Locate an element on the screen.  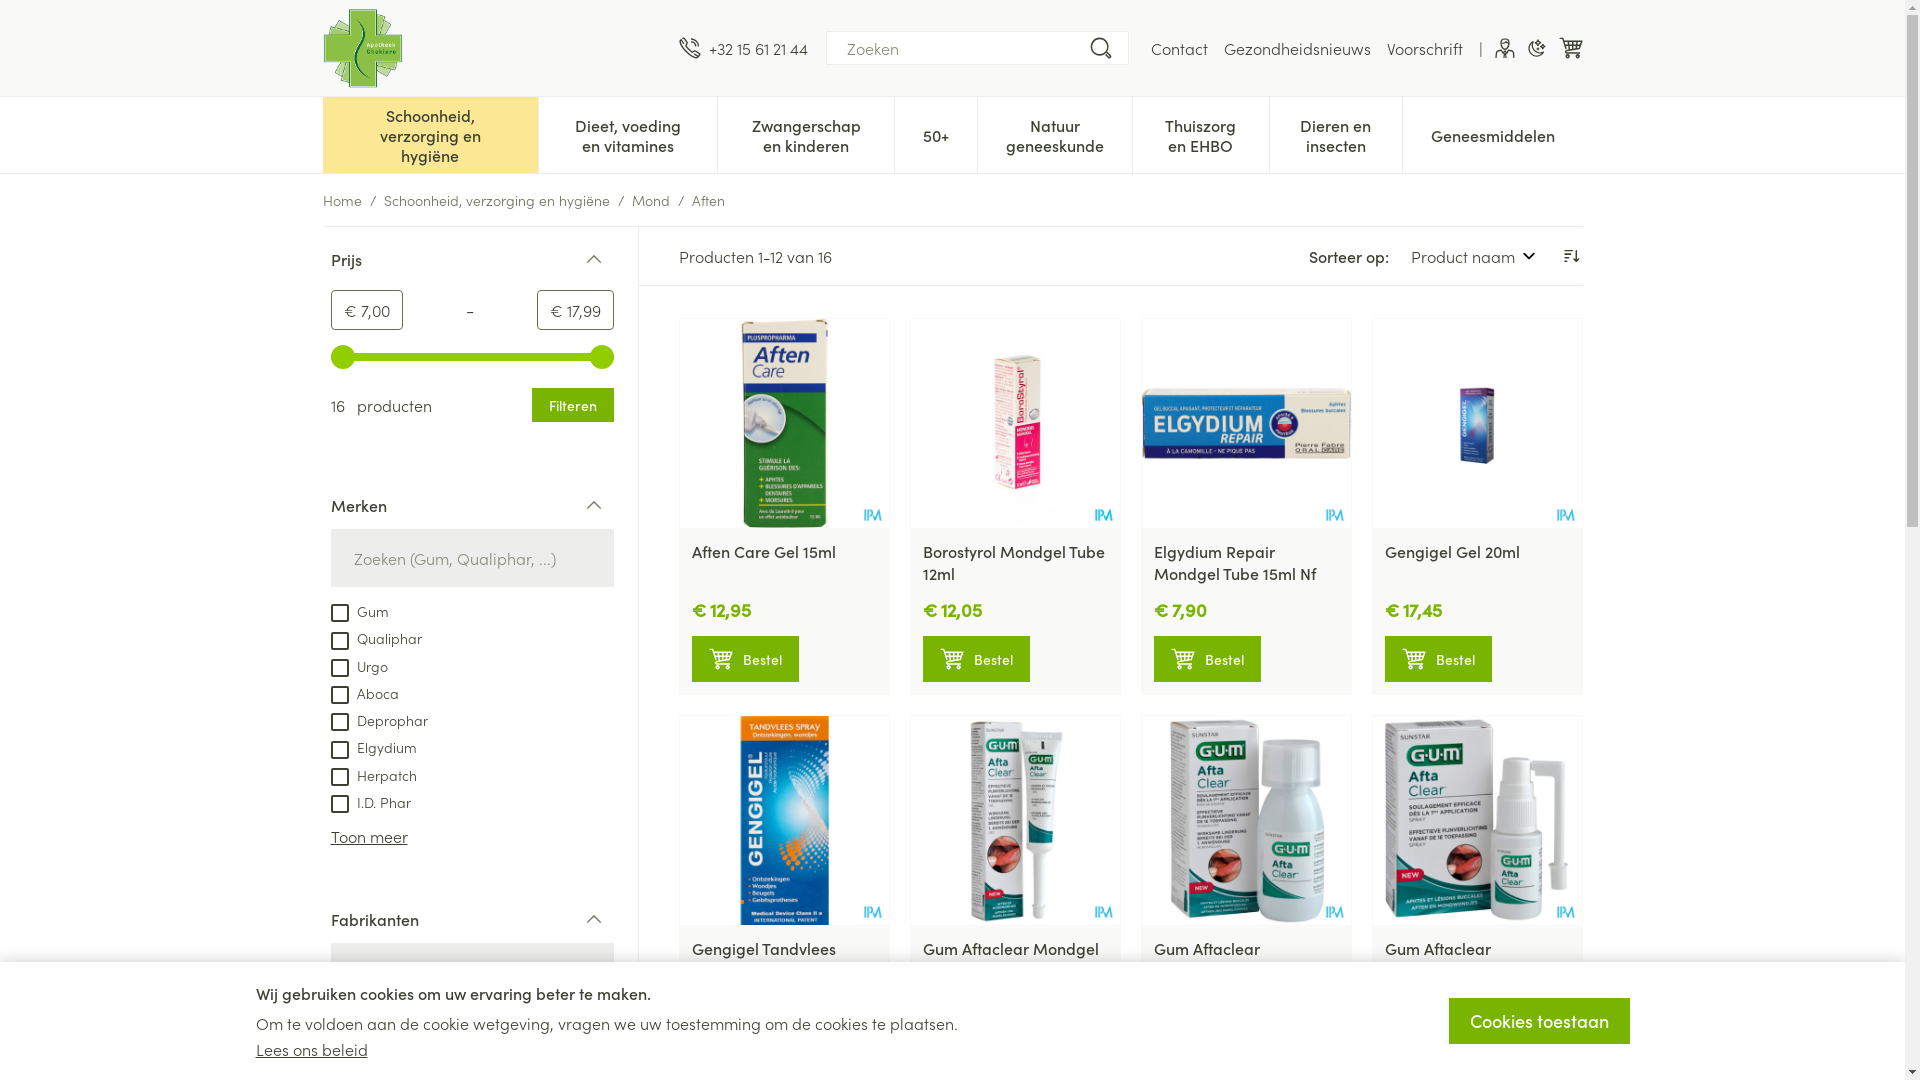
'Natuur geneeskunde' is located at coordinates (978, 132).